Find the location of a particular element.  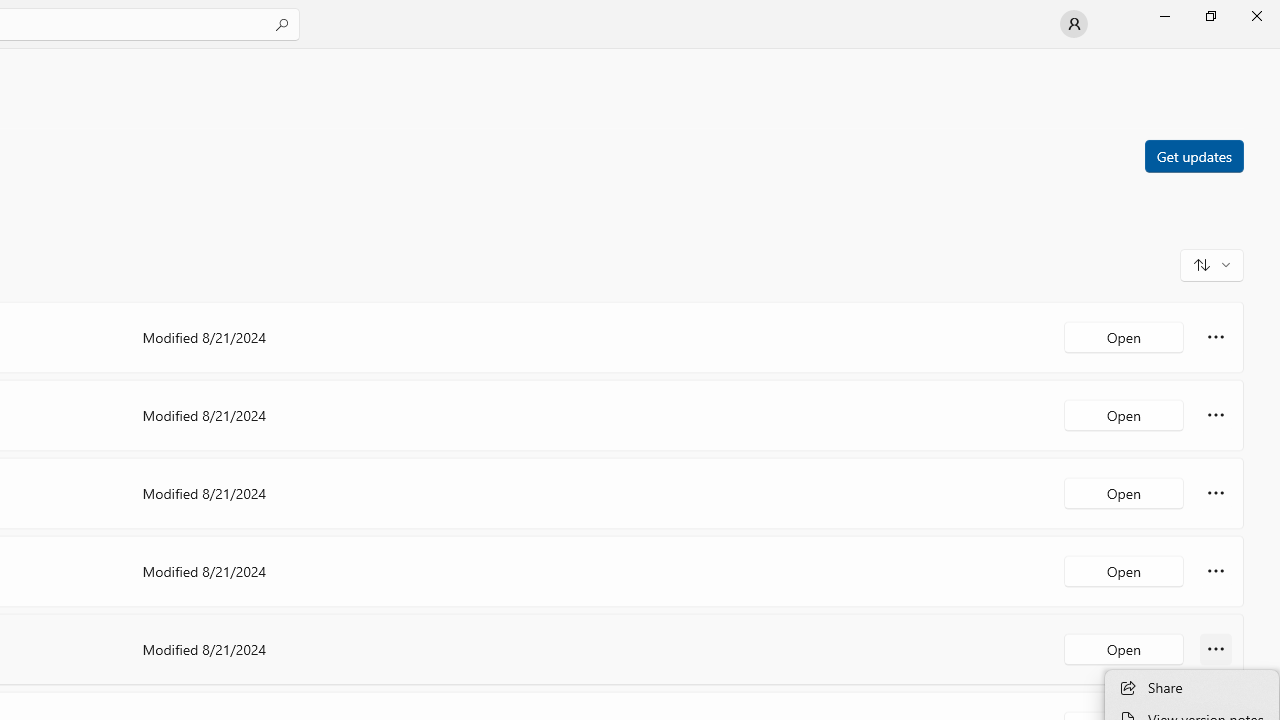

'Sort and filter' is located at coordinates (1211, 263).